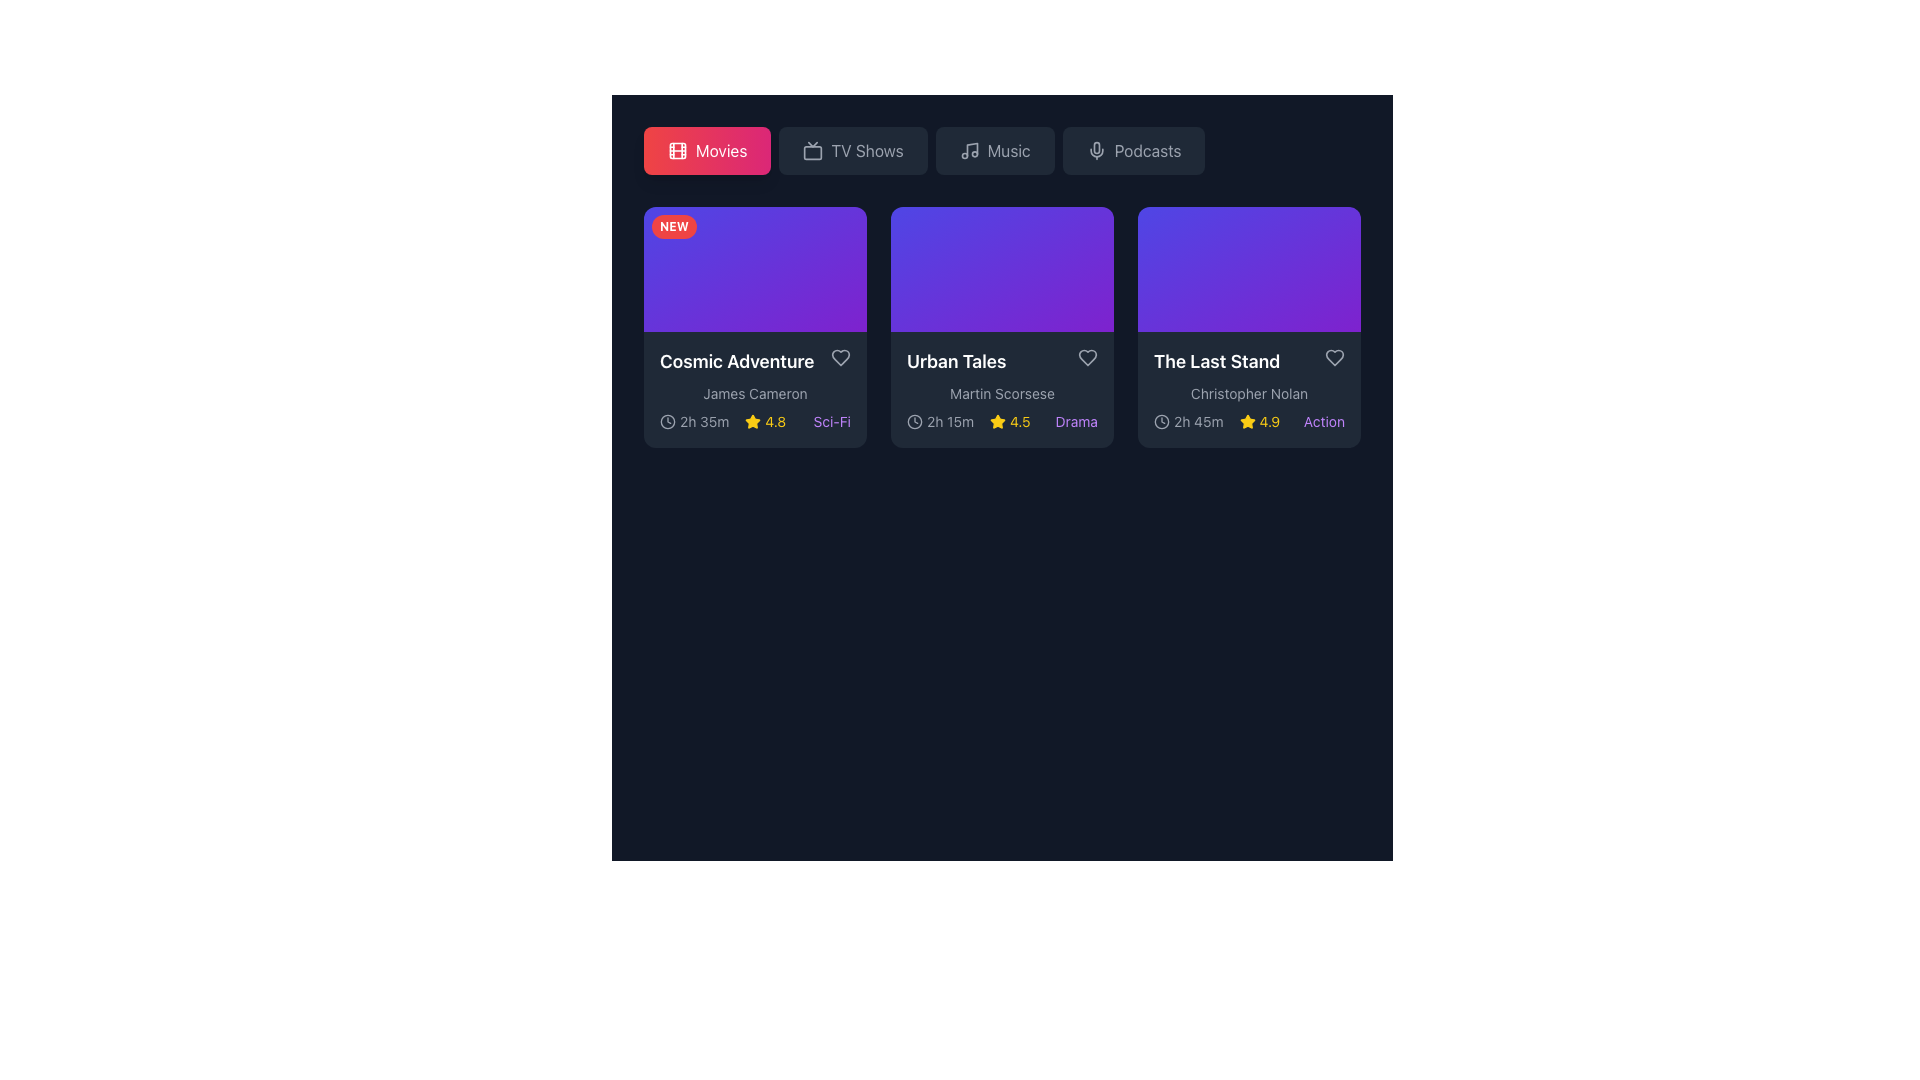  Describe the element at coordinates (1147, 149) in the screenshot. I see `the 'Podcasts' text label within the navigation button` at that location.